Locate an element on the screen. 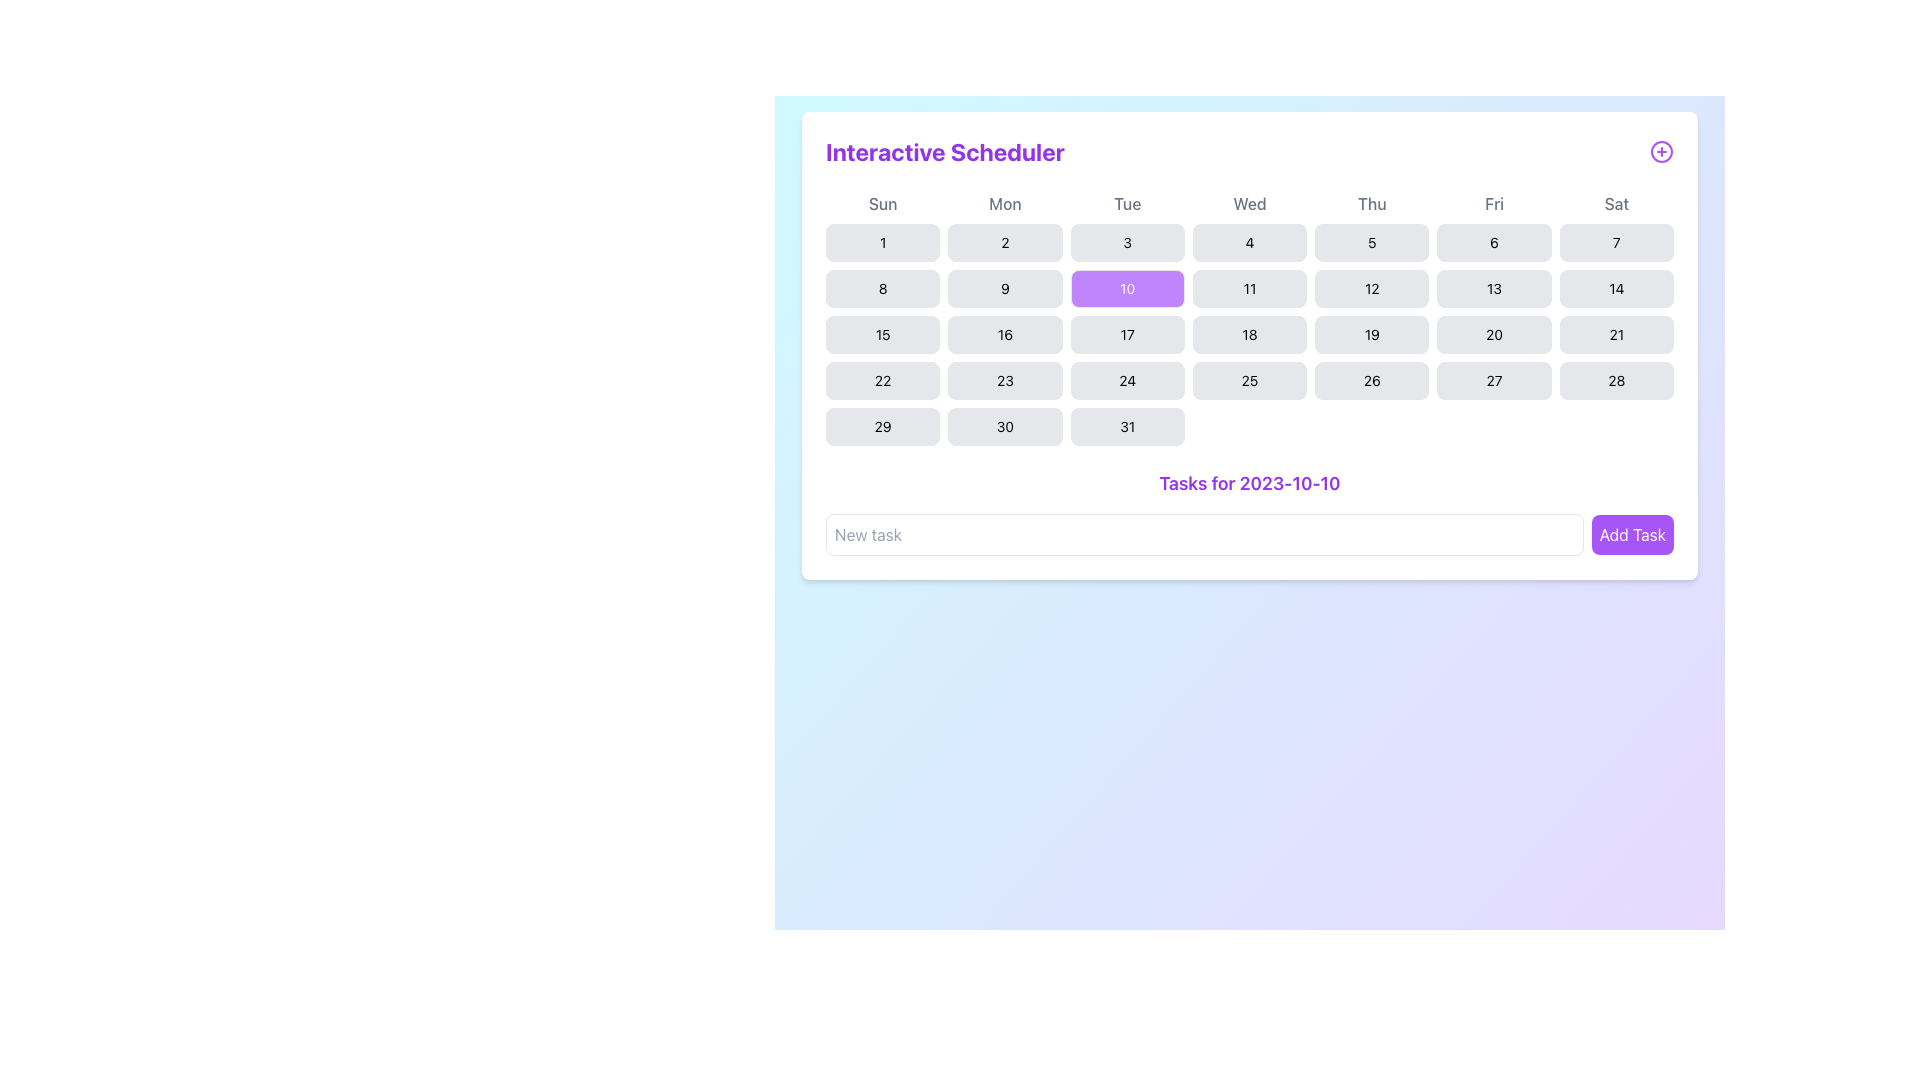  the calendar date button located in the second column of the second row, below the 'Mon' header is located at coordinates (1005, 242).